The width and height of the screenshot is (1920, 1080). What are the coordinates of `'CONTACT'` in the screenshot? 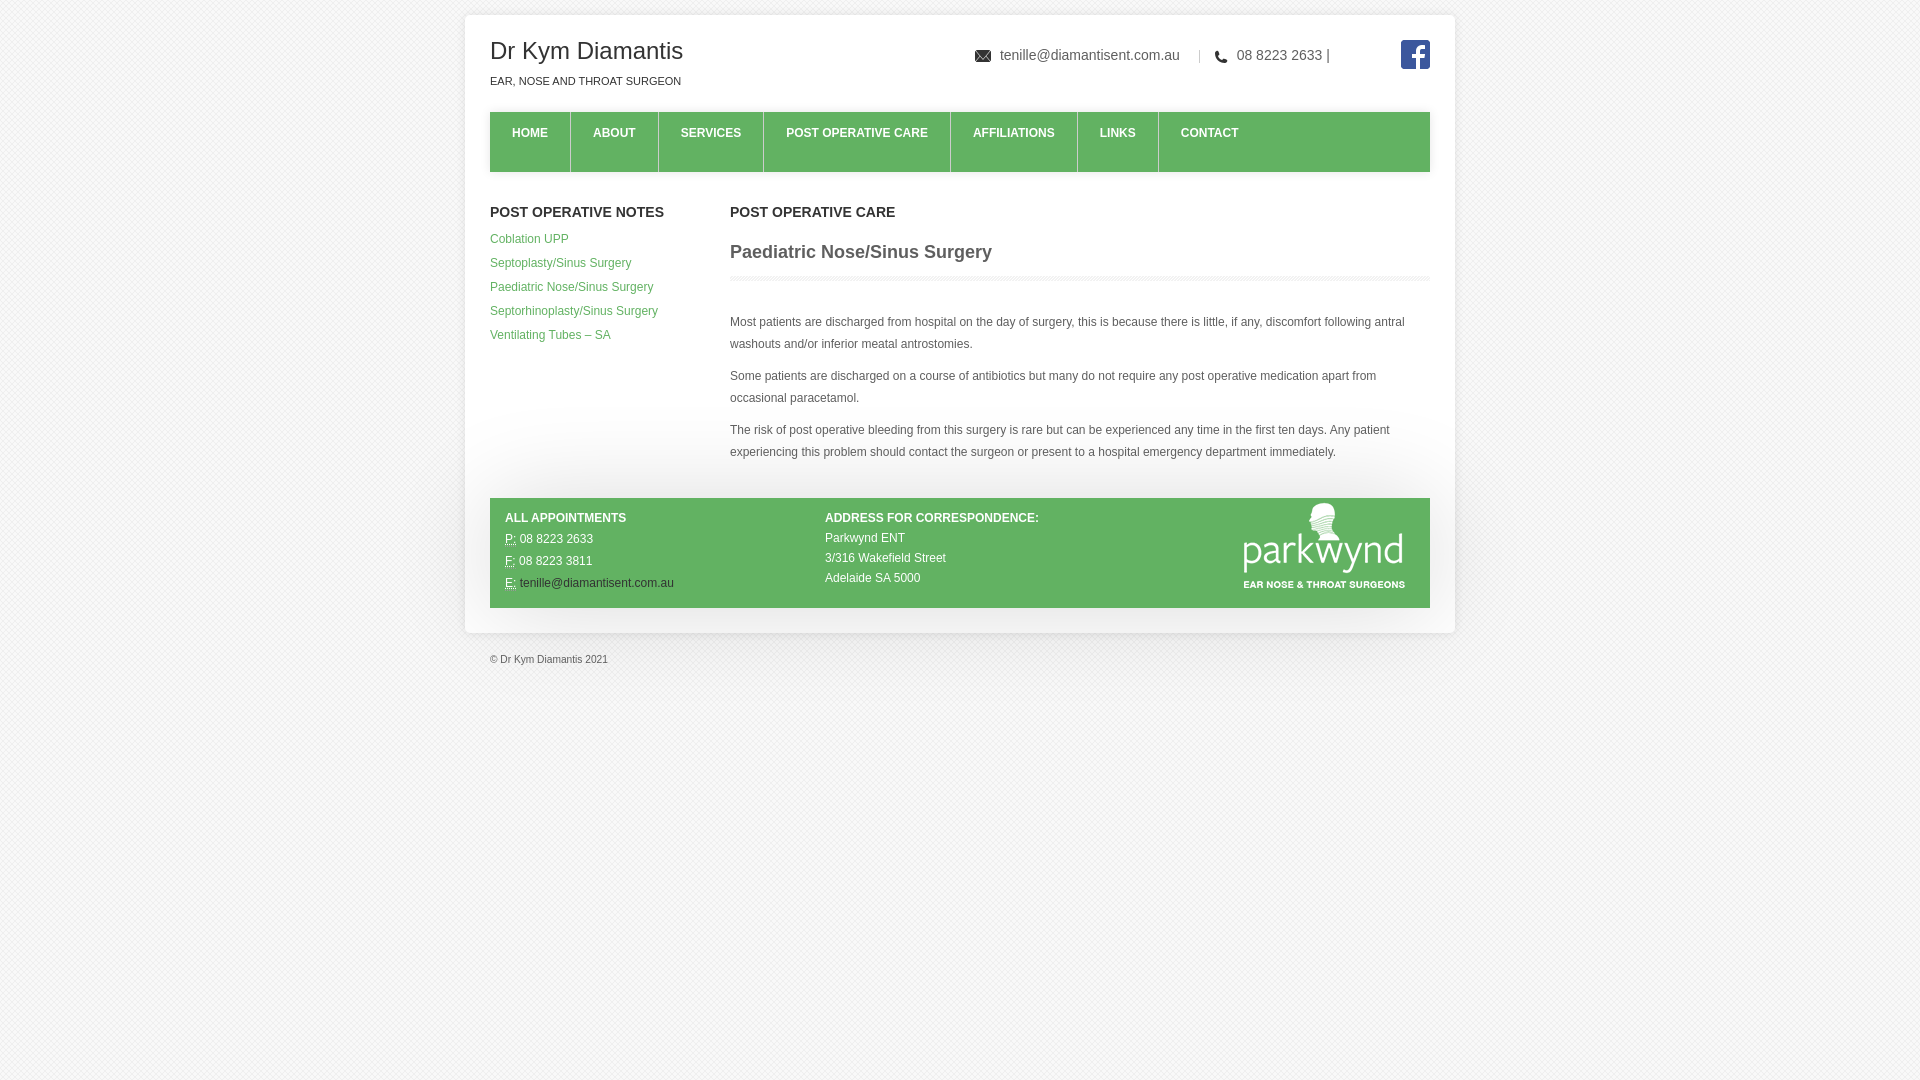 It's located at (1180, 141).